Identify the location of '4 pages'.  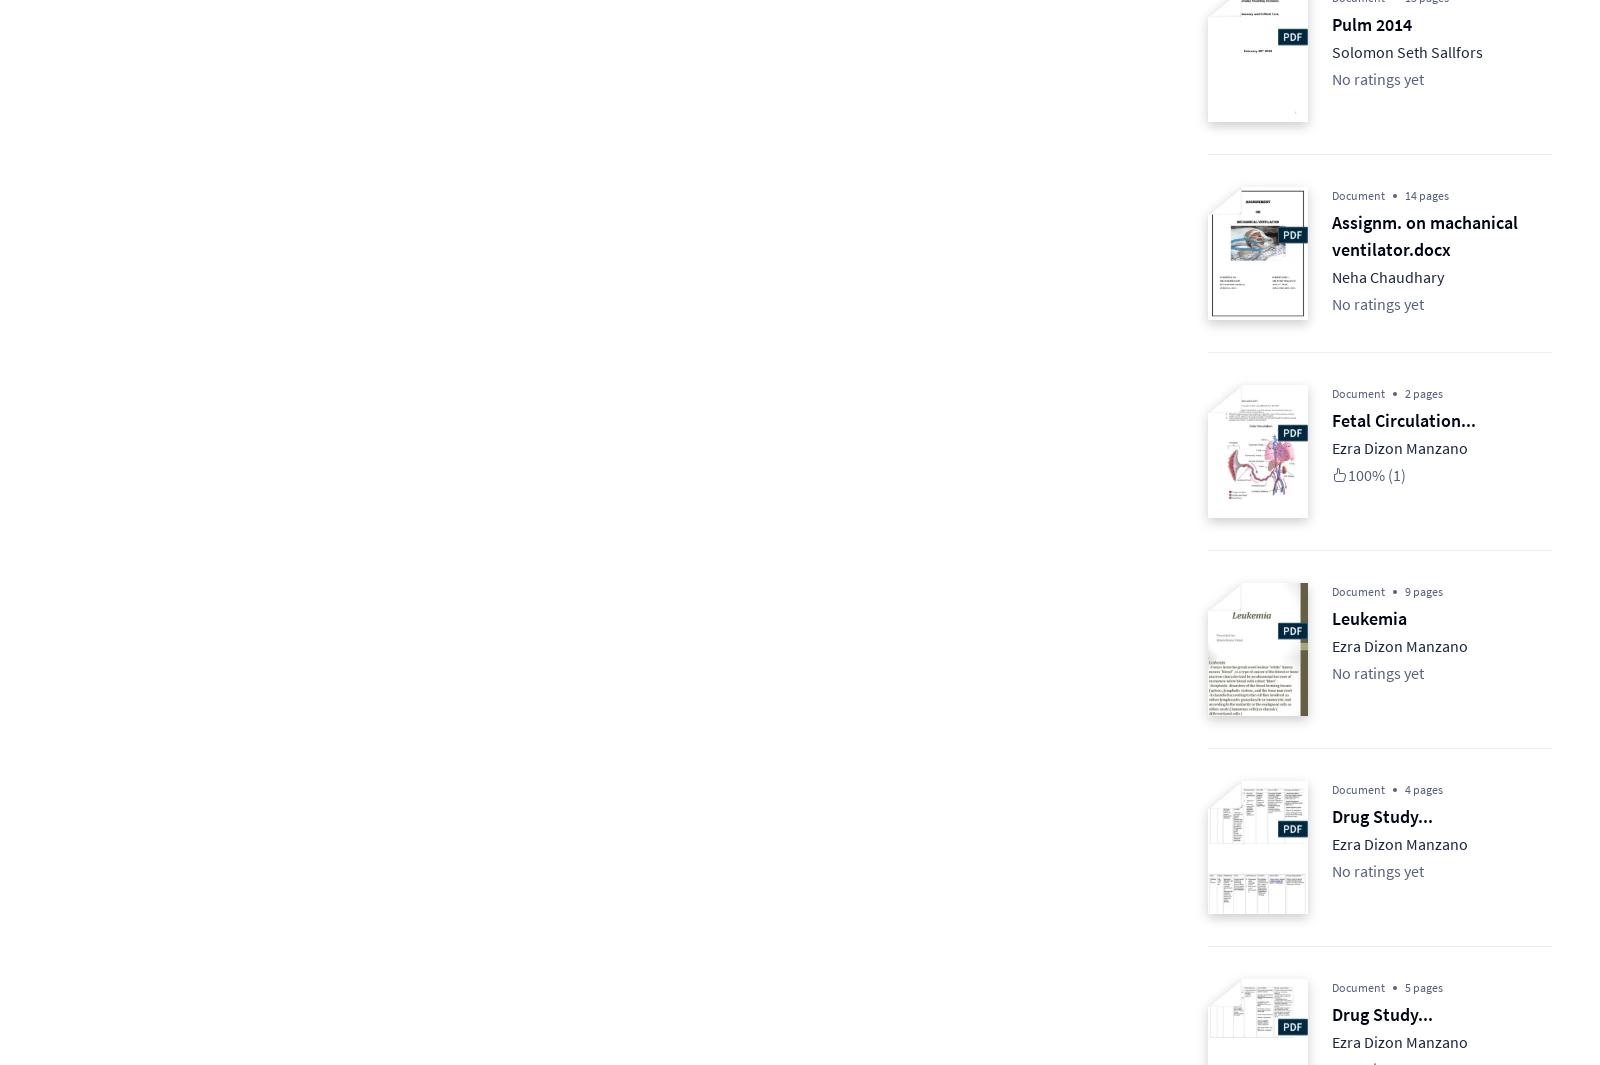
(1404, 789).